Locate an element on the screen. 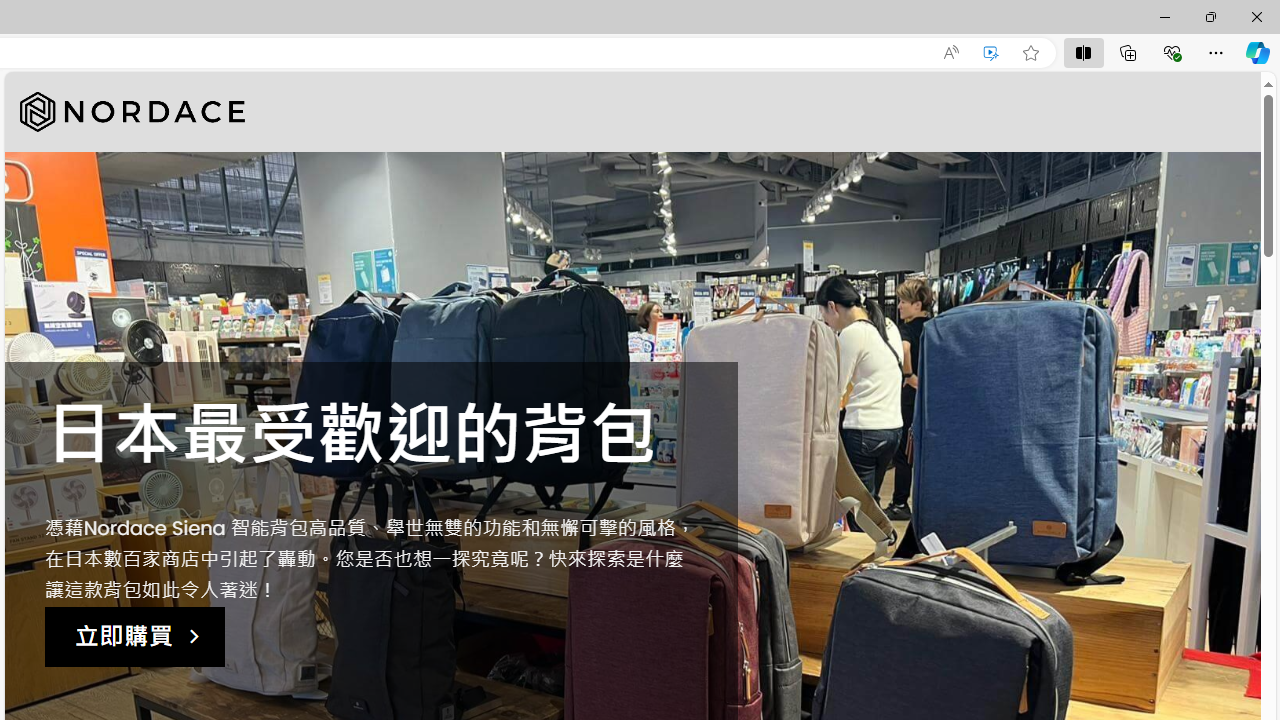 The image size is (1280, 720). 'Enhance video' is located at coordinates (991, 52).